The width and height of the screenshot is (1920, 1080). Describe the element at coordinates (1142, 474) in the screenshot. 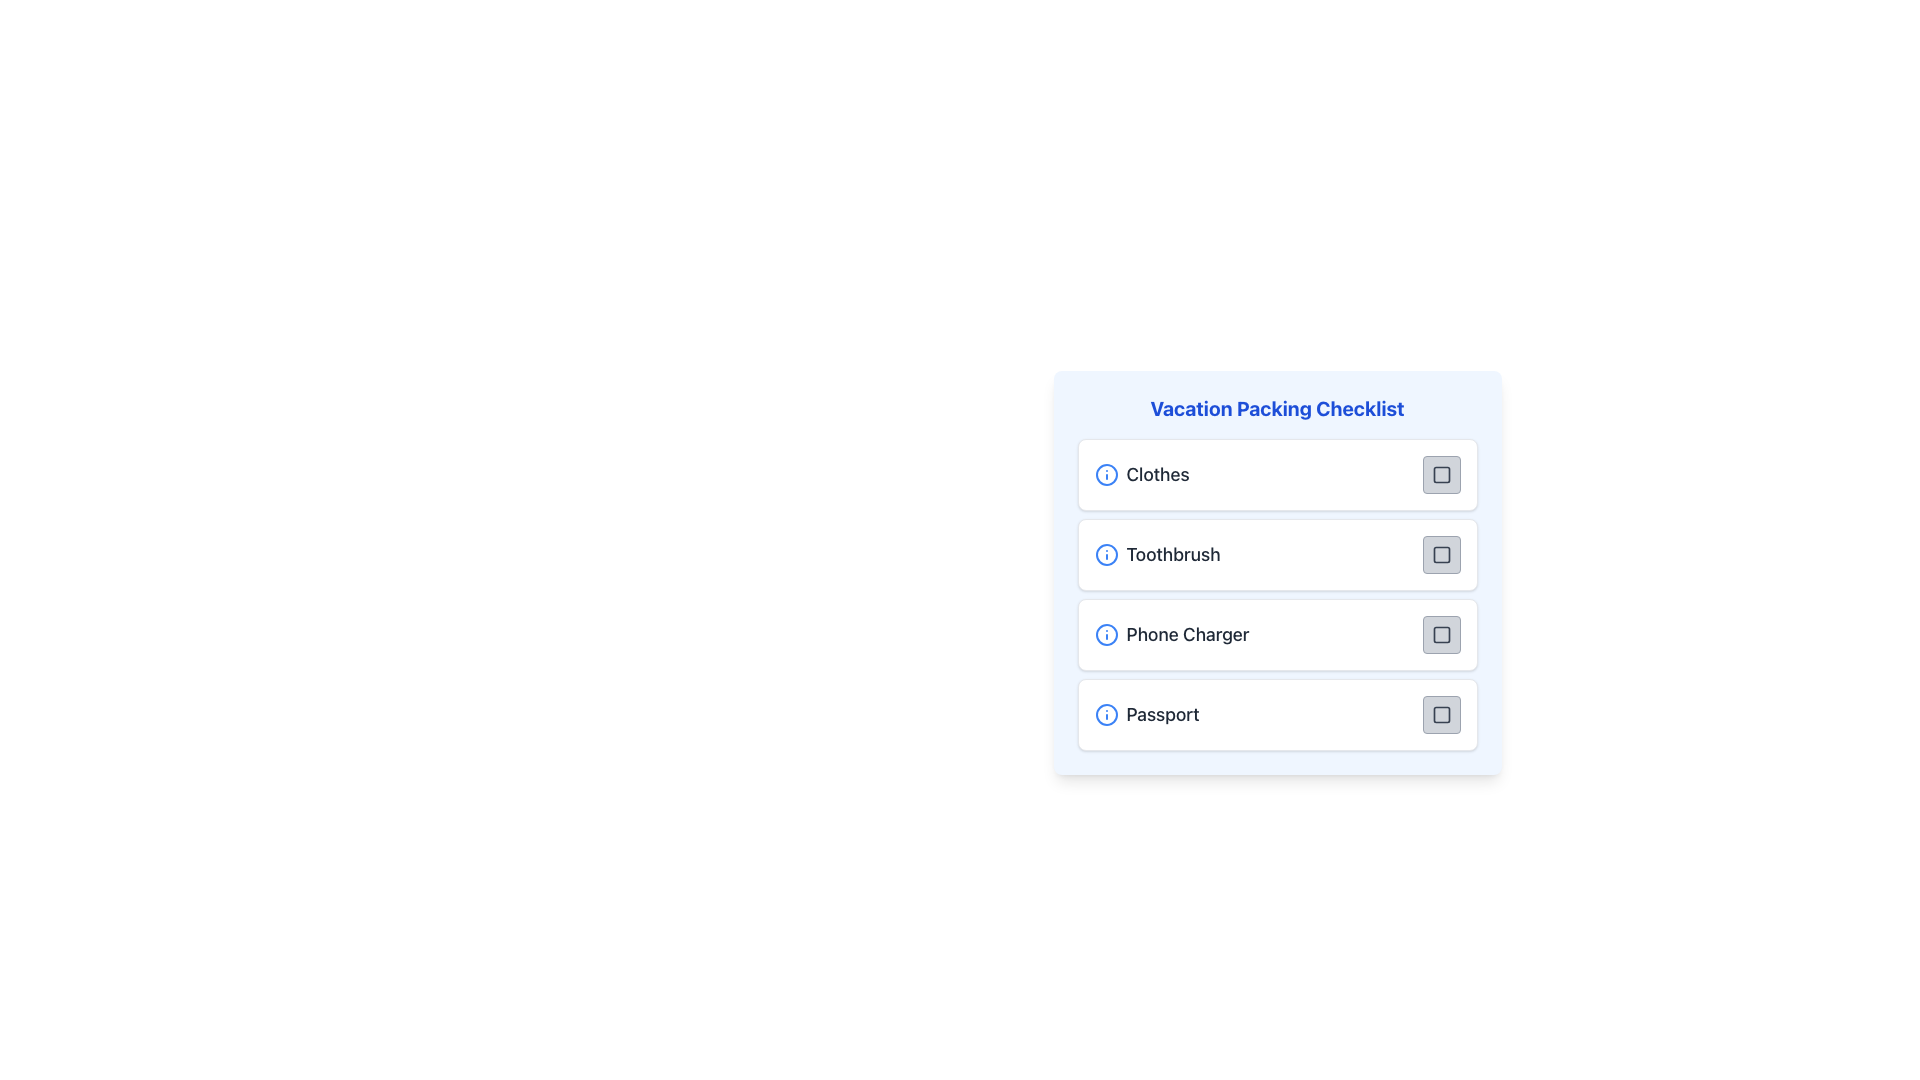

I see `the 'Clothes' label styled as a header with a blue circular information icon, located in the first row of a checklist` at that location.